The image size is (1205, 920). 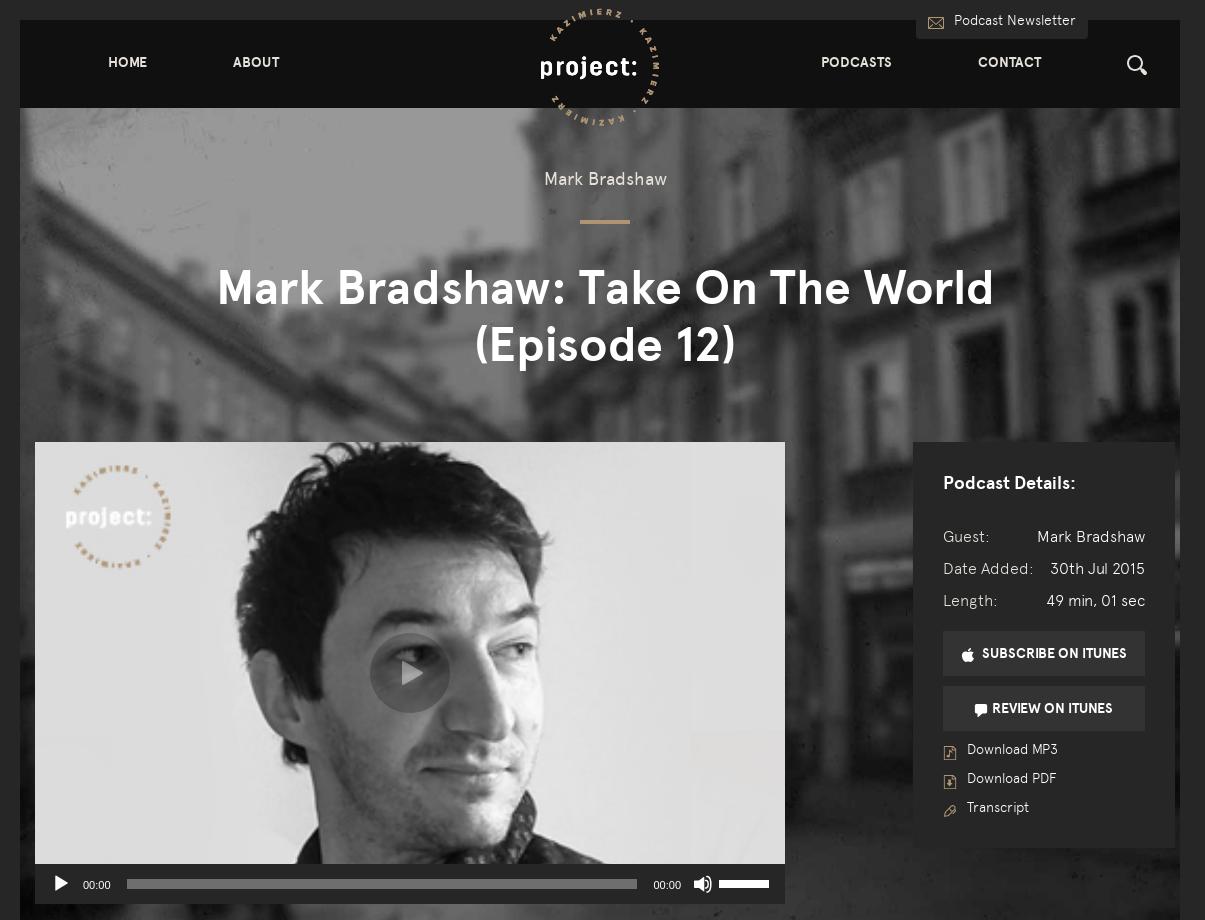 What do you see at coordinates (941, 599) in the screenshot?
I see `'Length:'` at bounding box center [941, 599].